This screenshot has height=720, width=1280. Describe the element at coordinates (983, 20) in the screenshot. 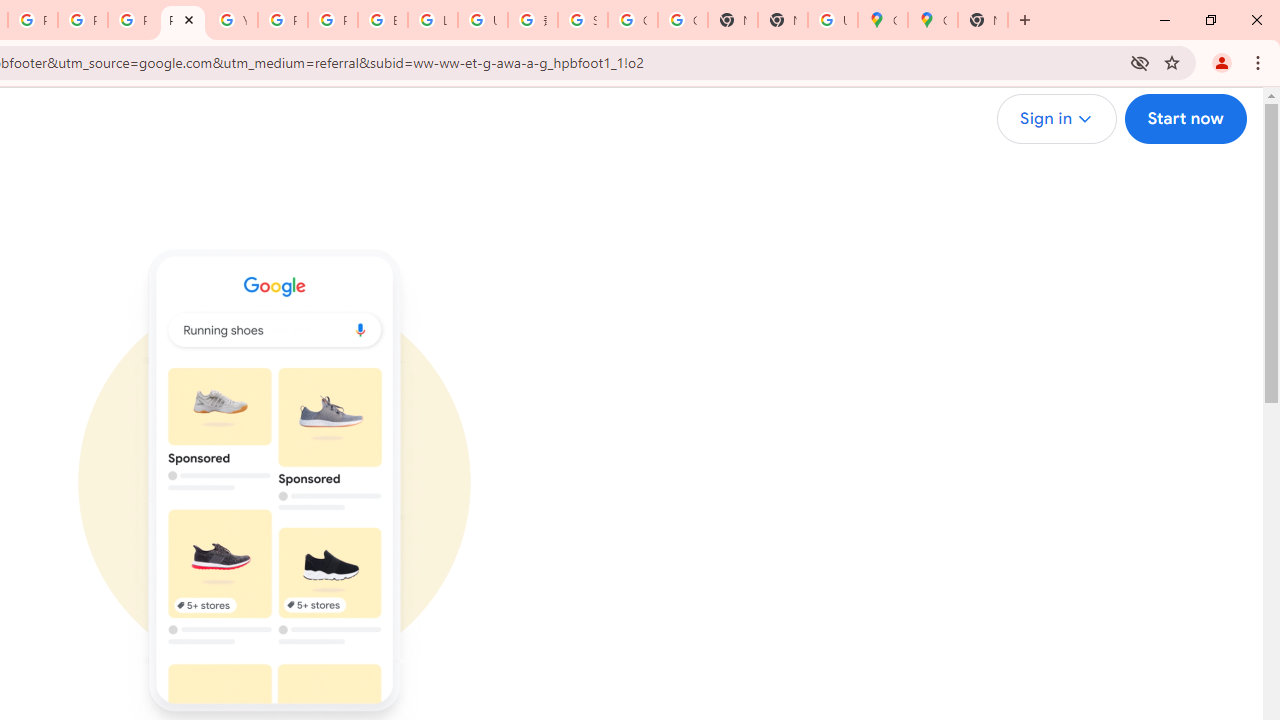

I see `'New Tab'` at that location.